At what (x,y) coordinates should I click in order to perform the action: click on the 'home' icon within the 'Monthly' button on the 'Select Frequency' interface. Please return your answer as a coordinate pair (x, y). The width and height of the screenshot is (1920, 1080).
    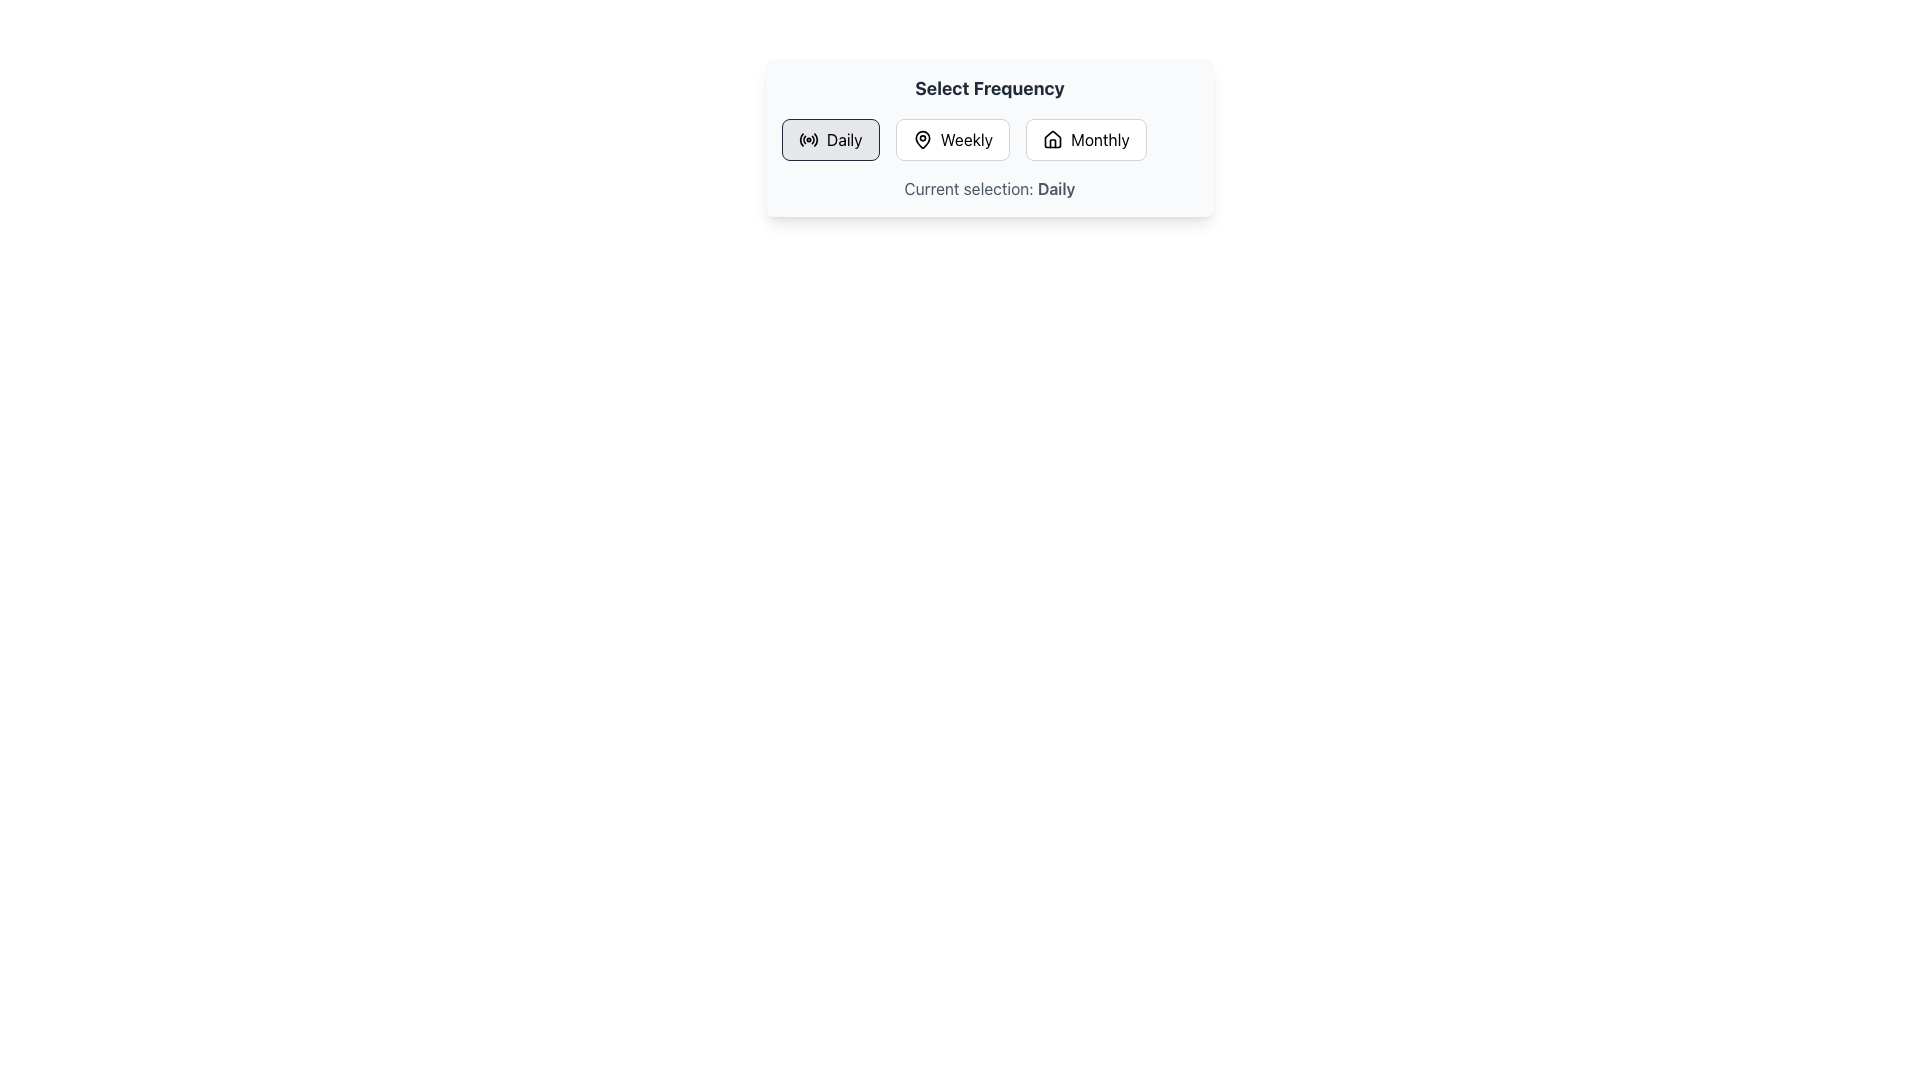
    Looking at the image, I should click on (1052, 138).